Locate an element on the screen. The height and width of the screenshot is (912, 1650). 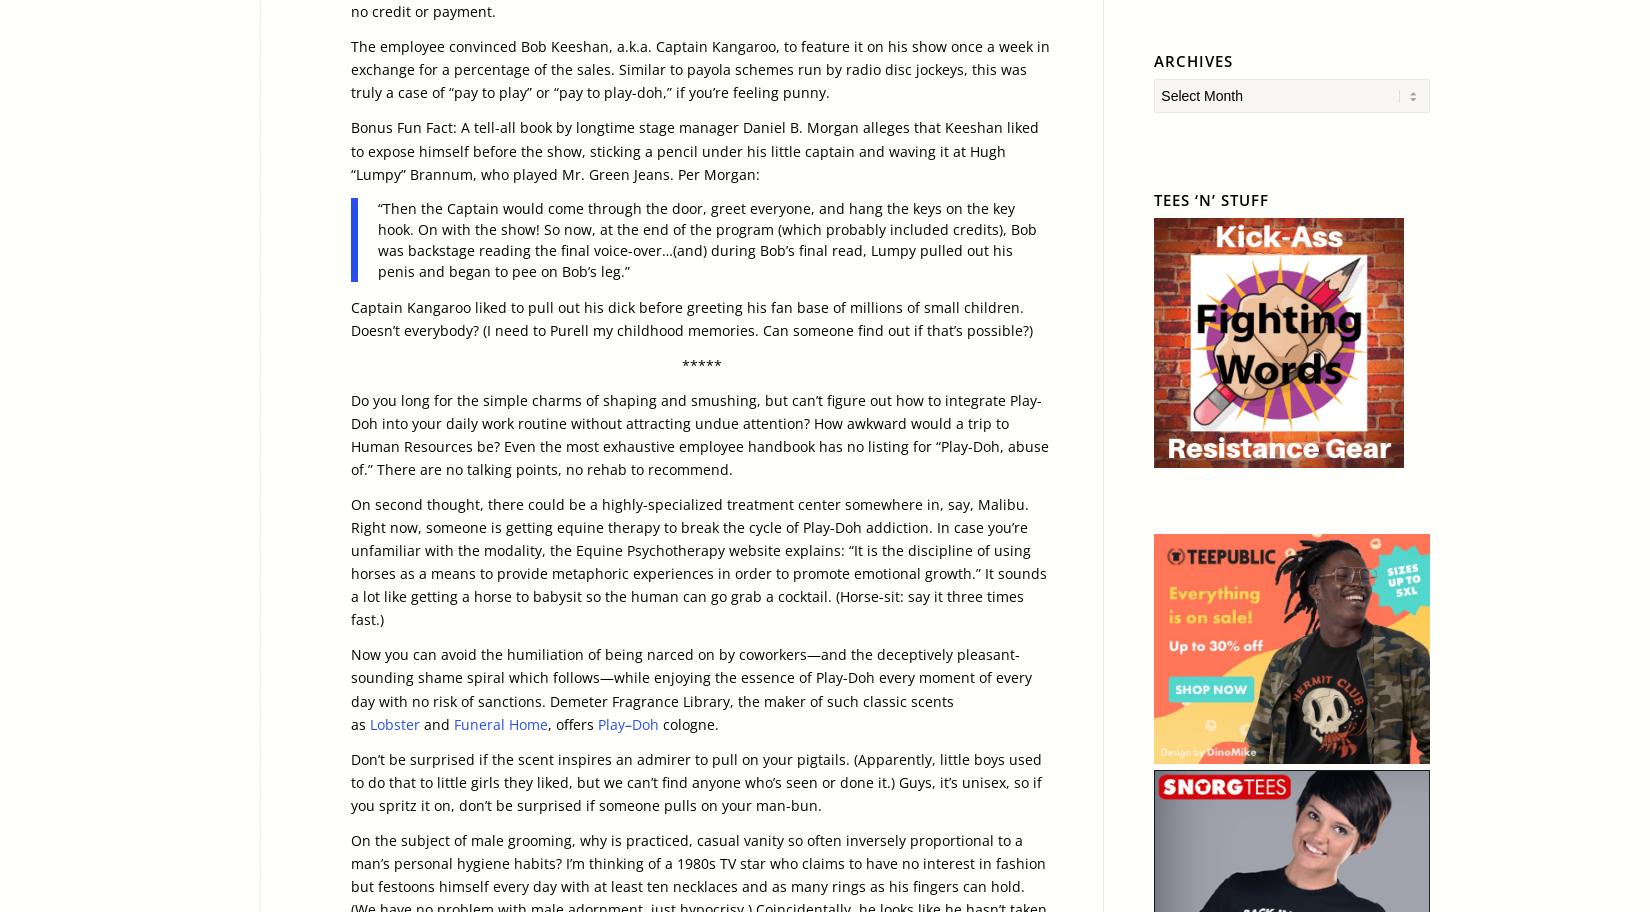
'and' is located at coordinates (435, 722).